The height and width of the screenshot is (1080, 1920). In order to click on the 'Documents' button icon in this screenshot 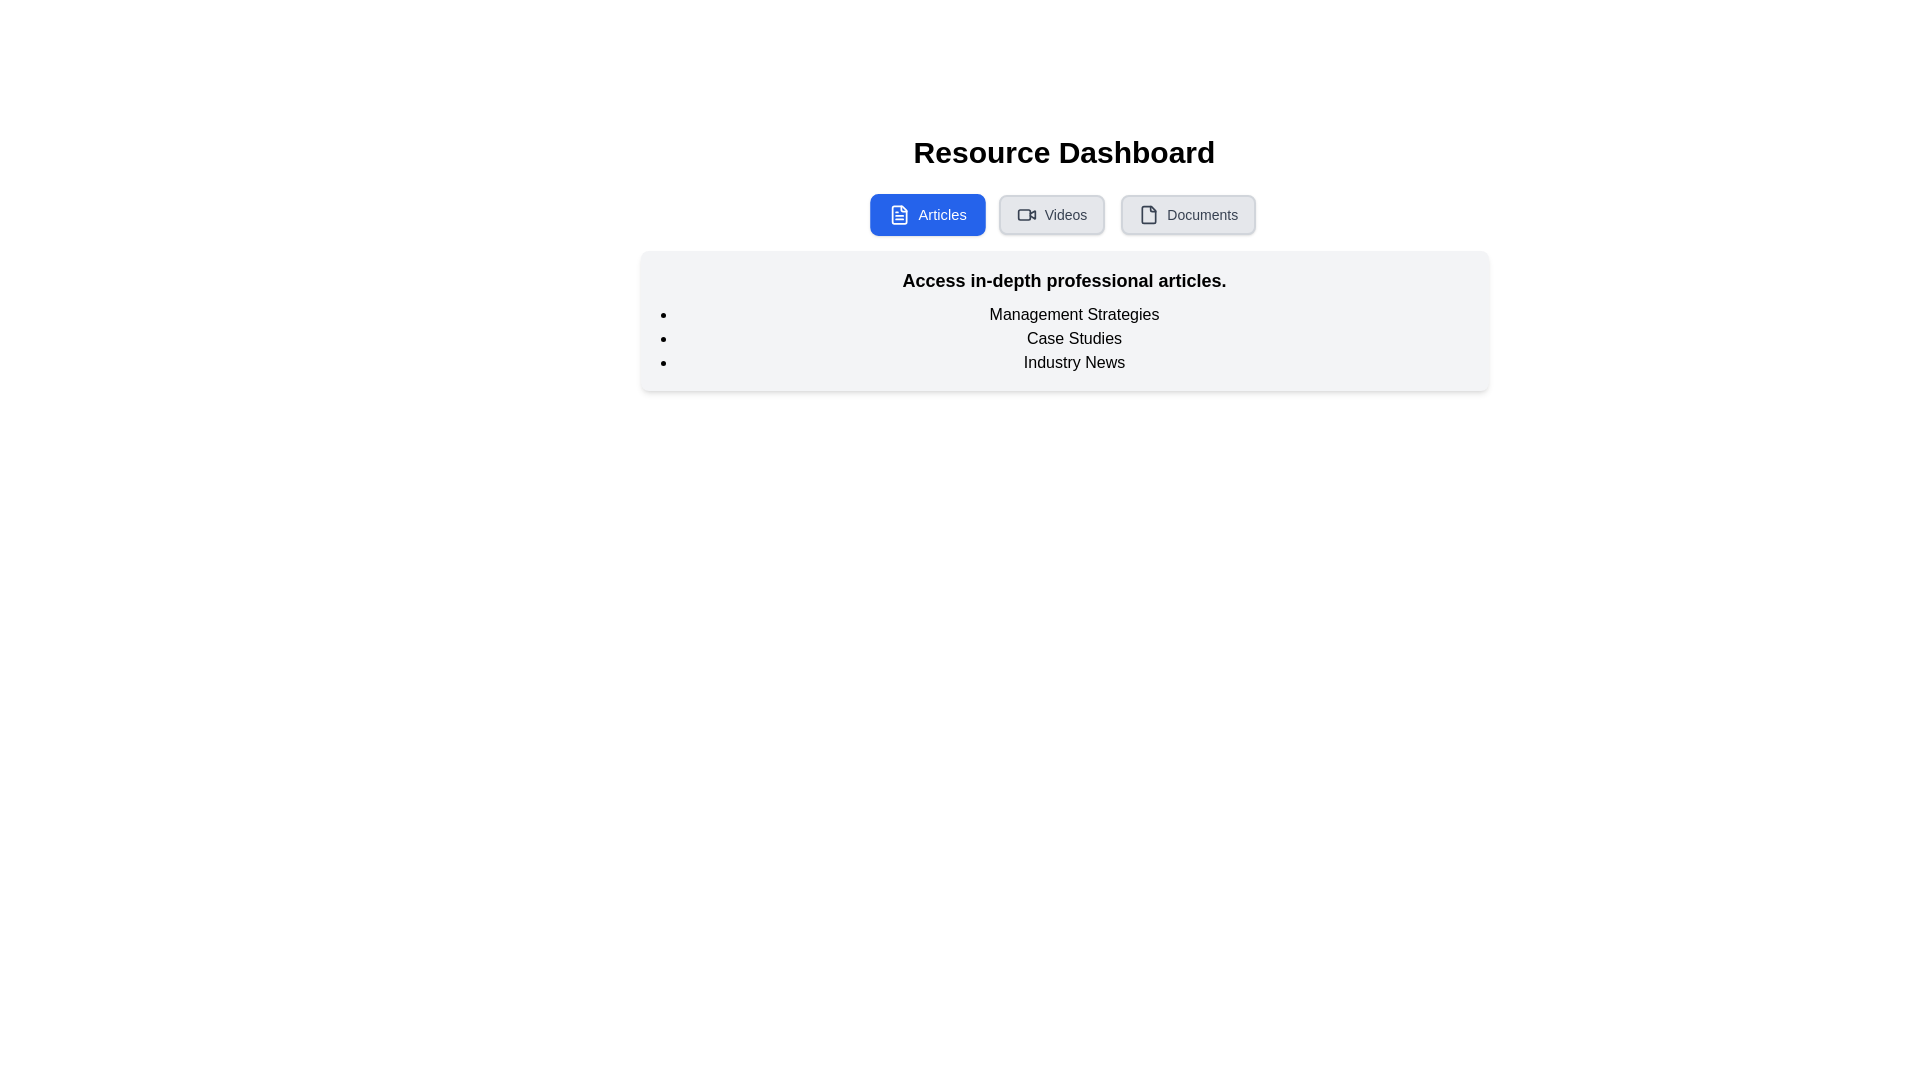, I will do `click(1149, 215)`.